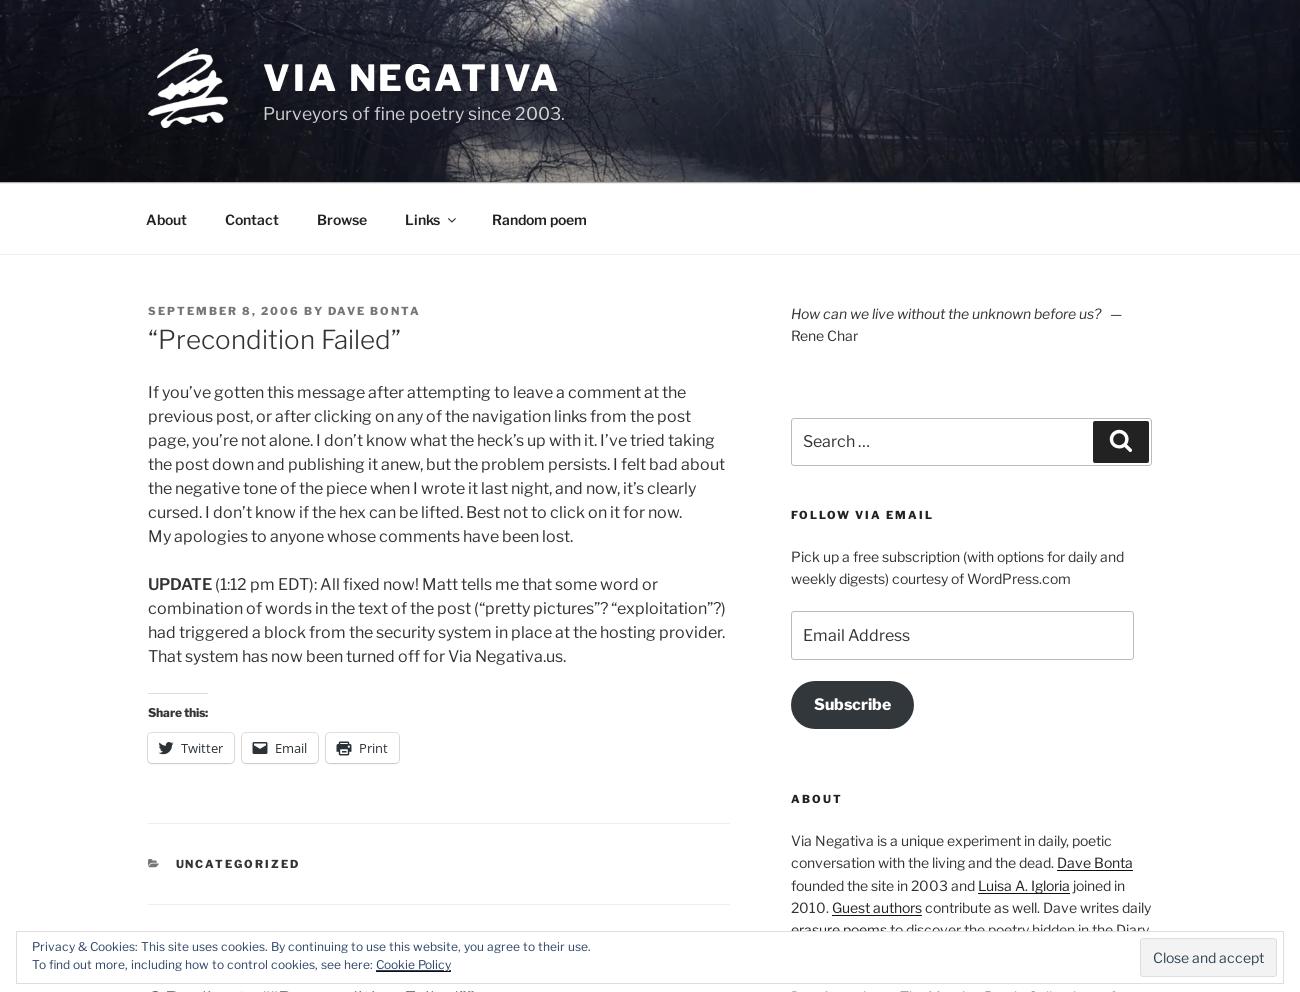  Describe the element at coordinates (290, 745) in the screenshot. I see `'Email'` at that location.